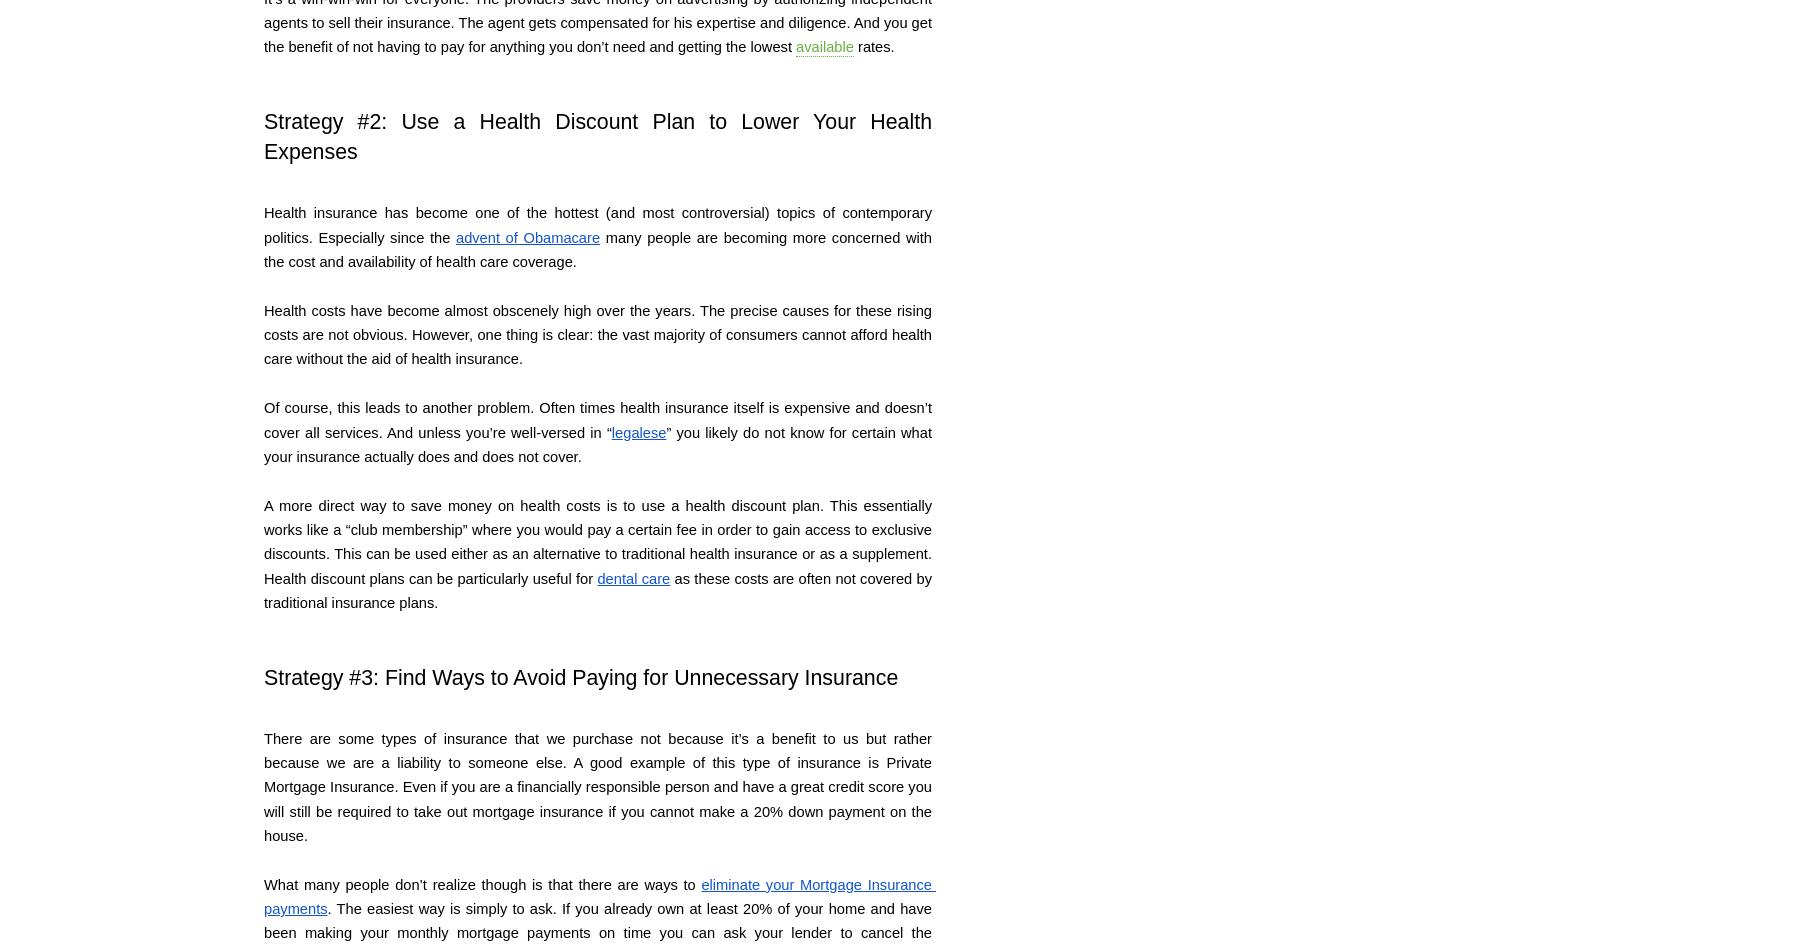 The width and height of the screenshot is (1808, 951). What do you see at coordinates (633, 577) in the screenshot?
I see `'dental care'` at bounding box center [633, 577].